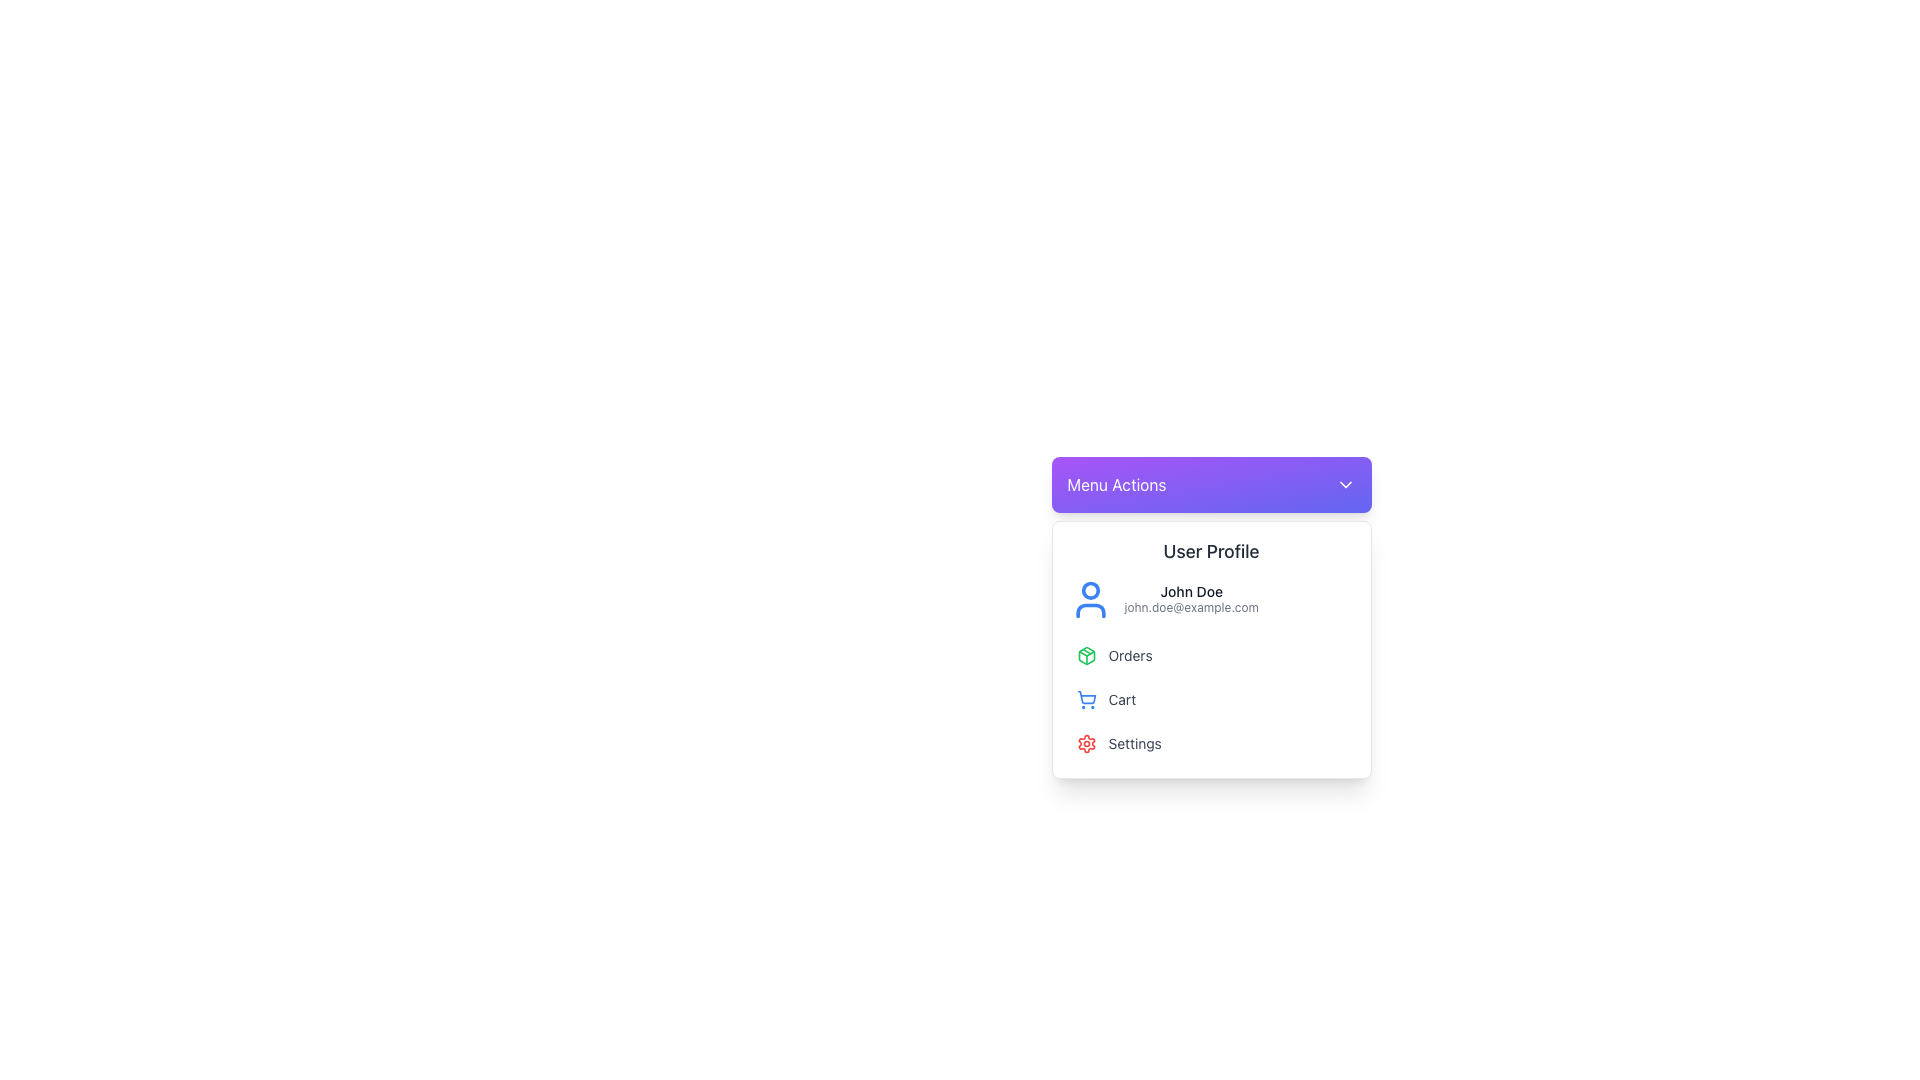  What do you see at coordinates (1345, 485) in the screenshot?
I see `the small chevron-down icon located to the right of the 'Menu Actions' text in the purple header section` at bounding box center [1345, 485].